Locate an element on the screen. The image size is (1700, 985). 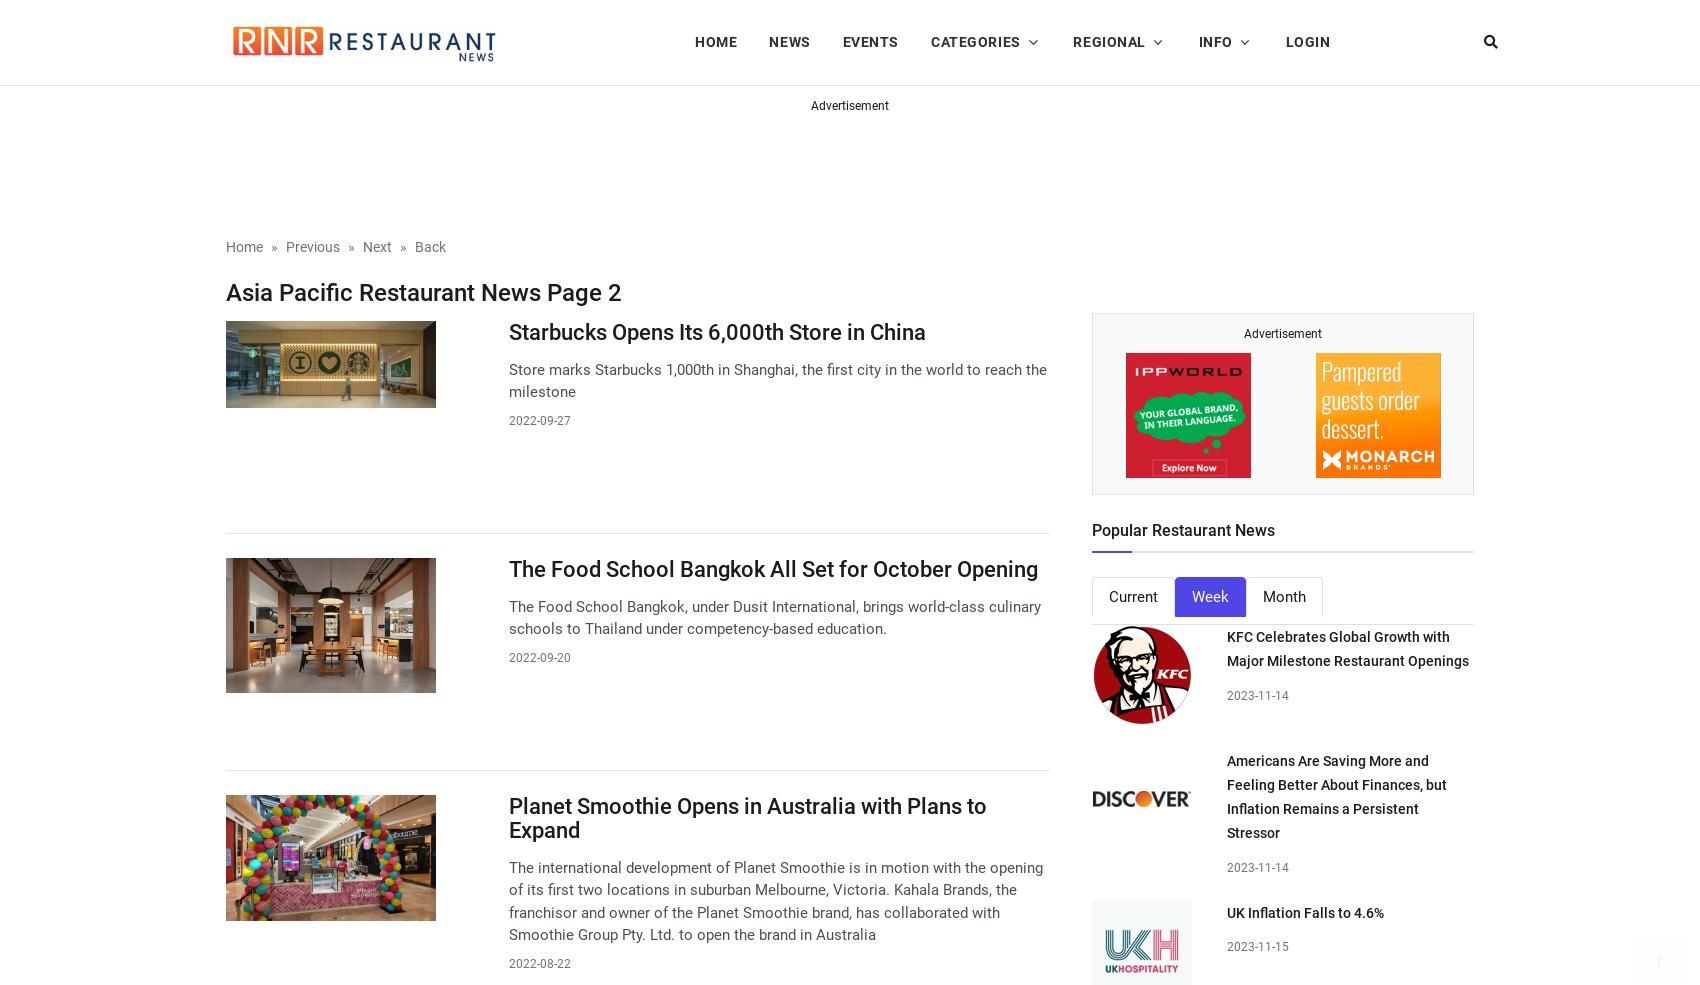
'Financial' is located at coordinates (906, 131).